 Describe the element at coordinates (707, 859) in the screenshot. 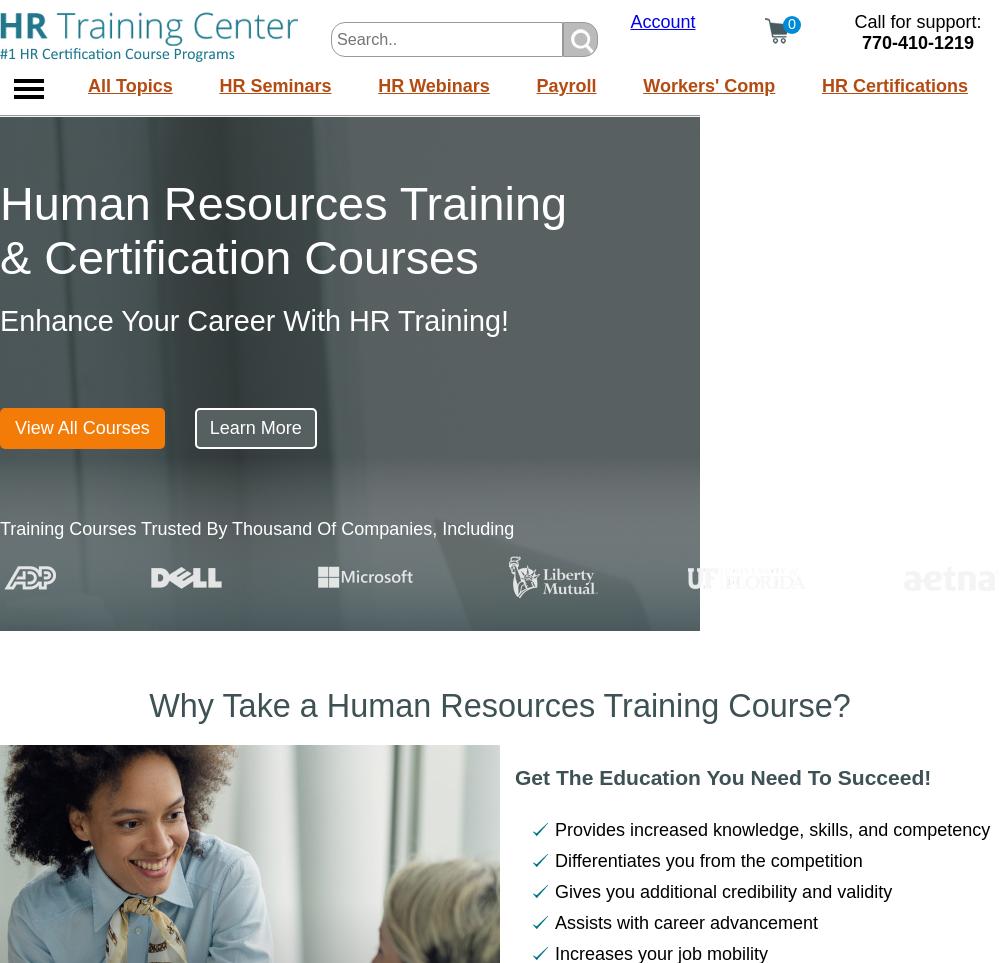

I see `'Differentiates you from the competition'` at that location.